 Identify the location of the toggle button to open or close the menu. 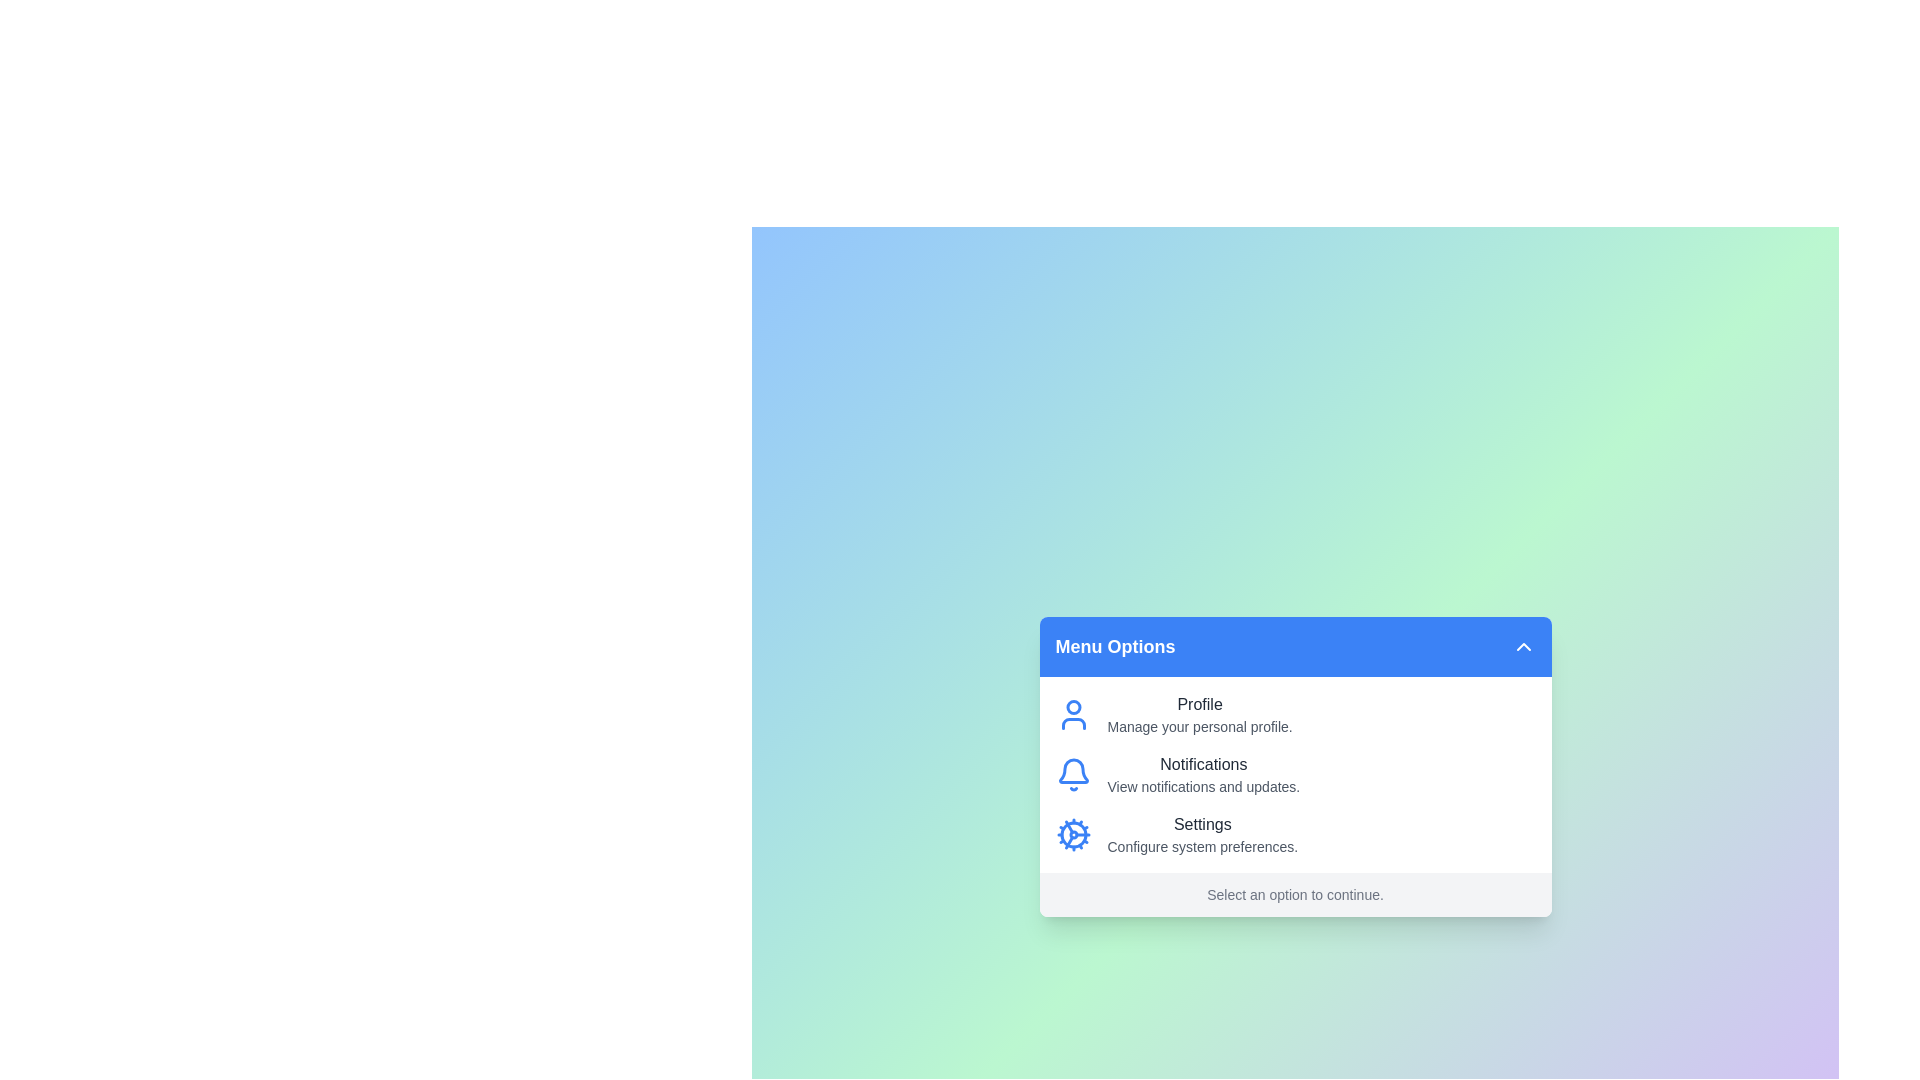
(1522, 647).